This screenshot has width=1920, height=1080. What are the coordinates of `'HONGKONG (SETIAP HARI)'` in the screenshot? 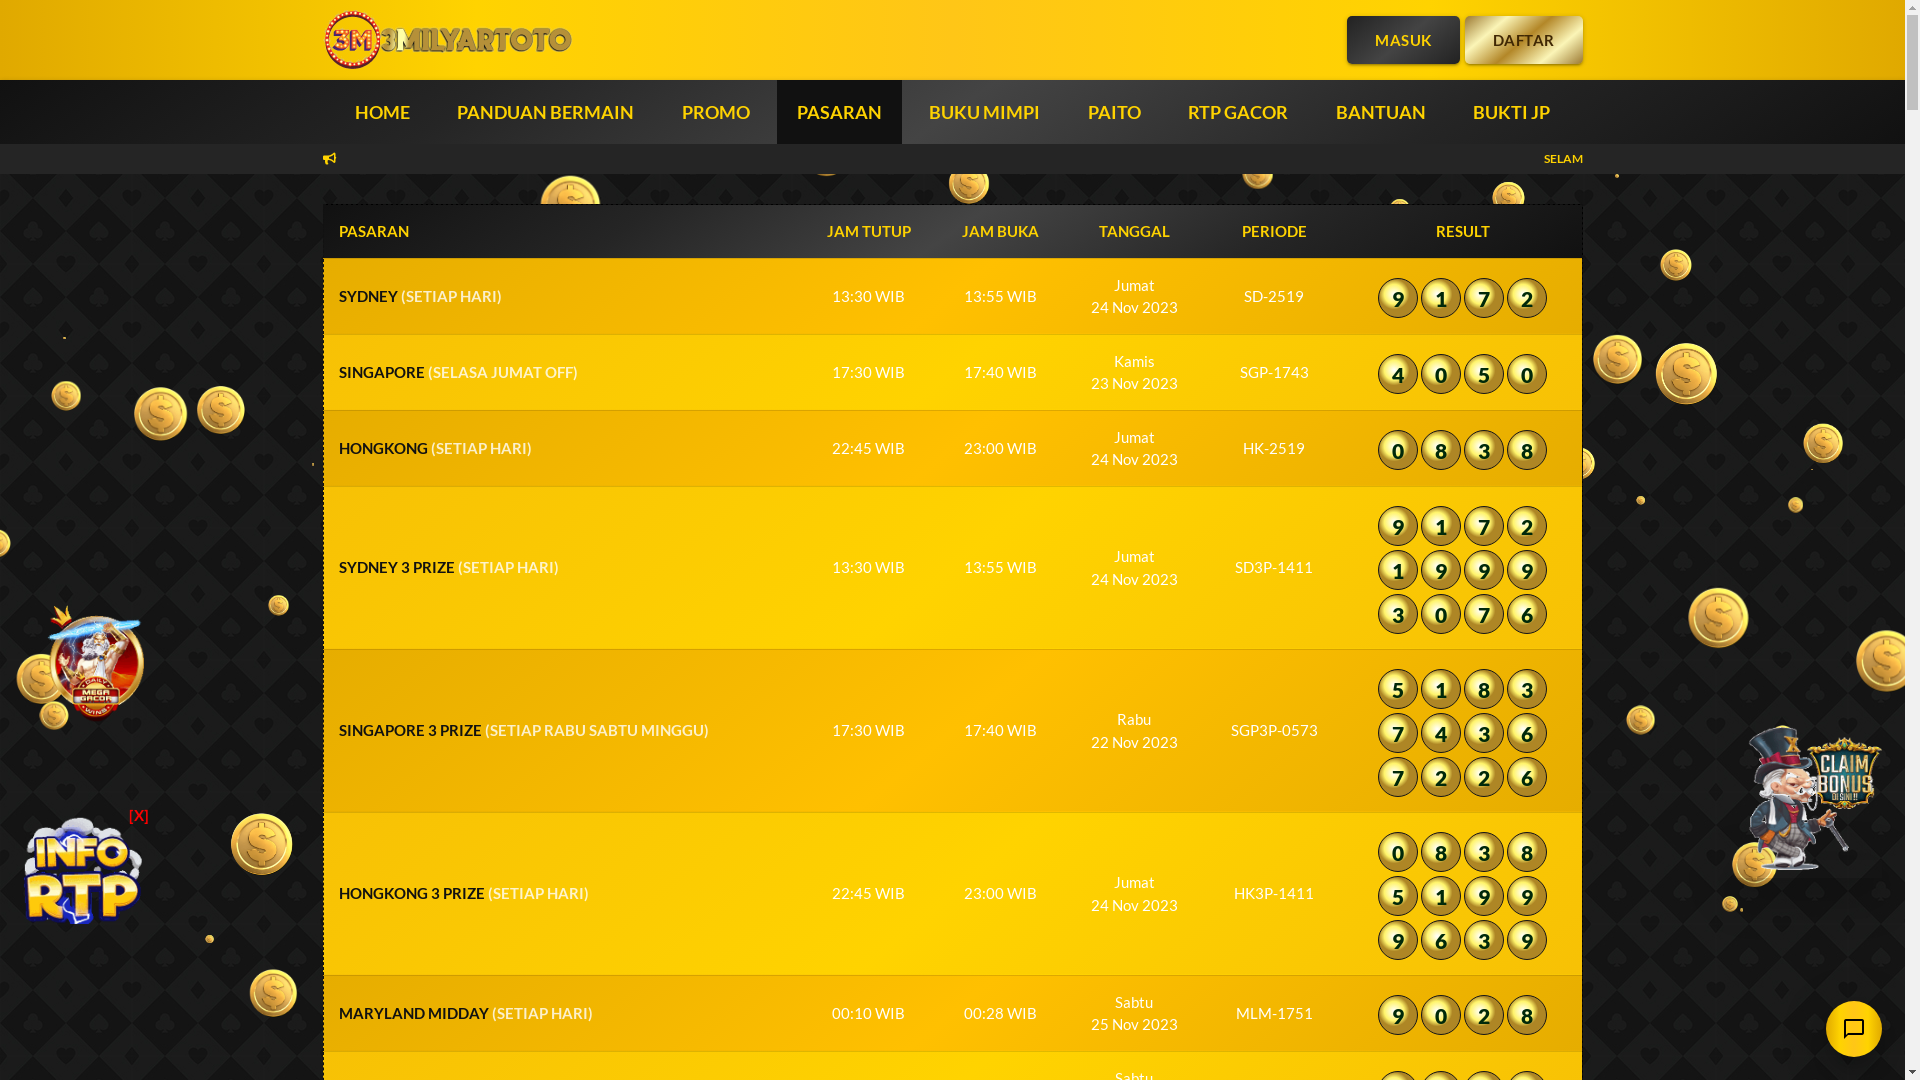 It's located at (433, 446).